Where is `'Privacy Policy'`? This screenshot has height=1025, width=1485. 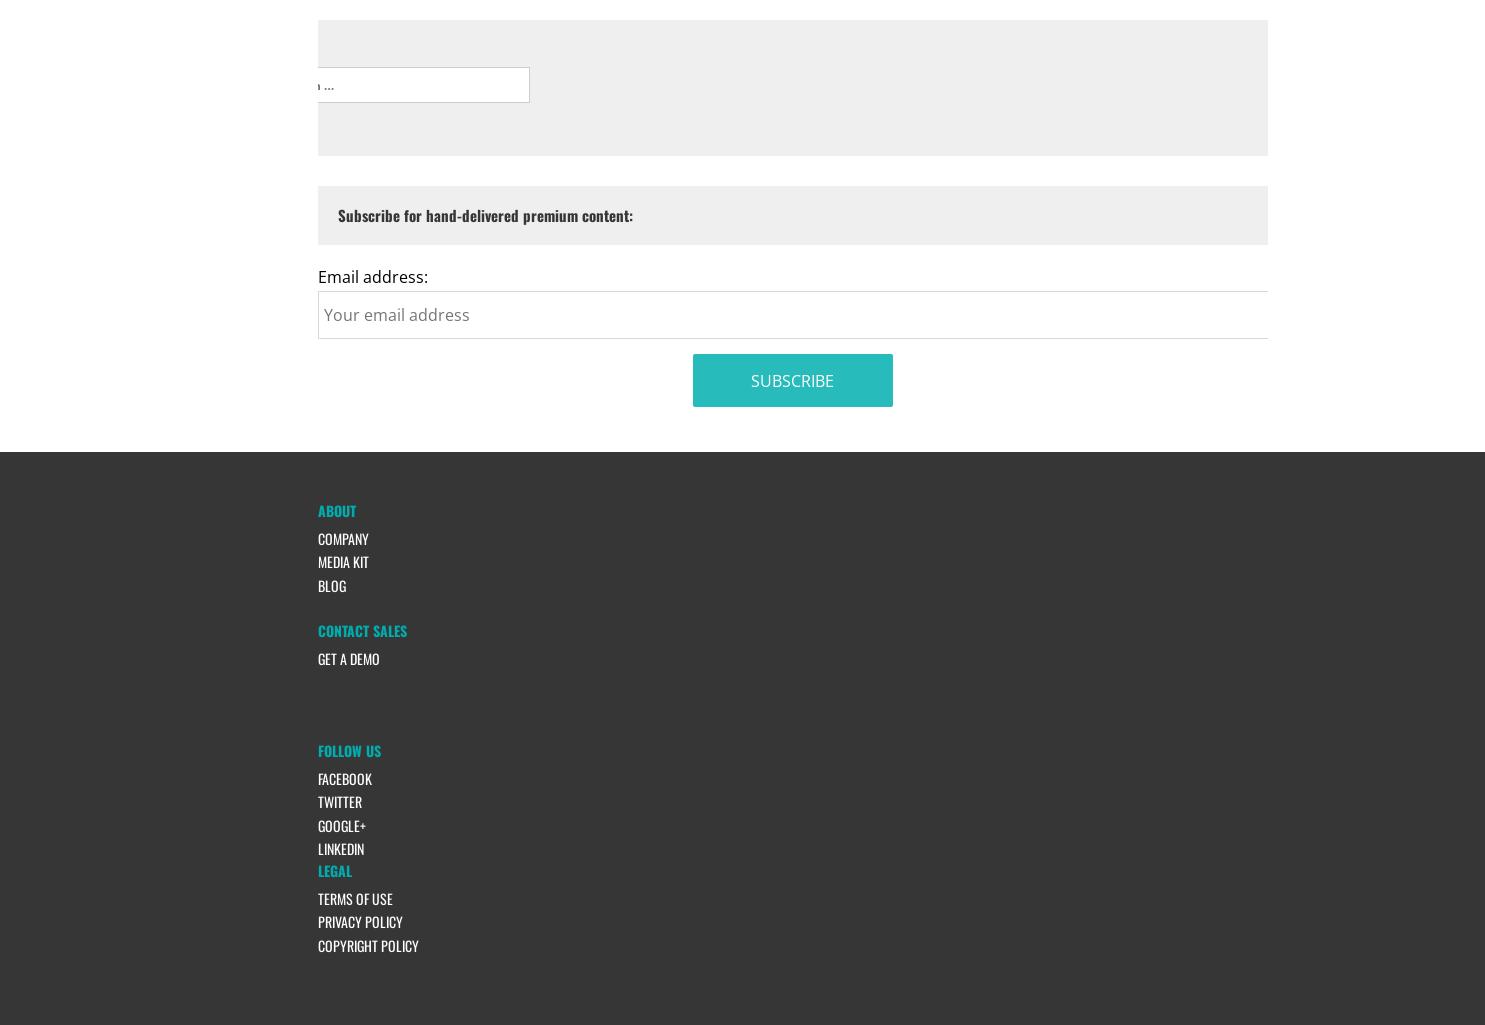
'Privacy Policy' is located at coordinates (358, 920).